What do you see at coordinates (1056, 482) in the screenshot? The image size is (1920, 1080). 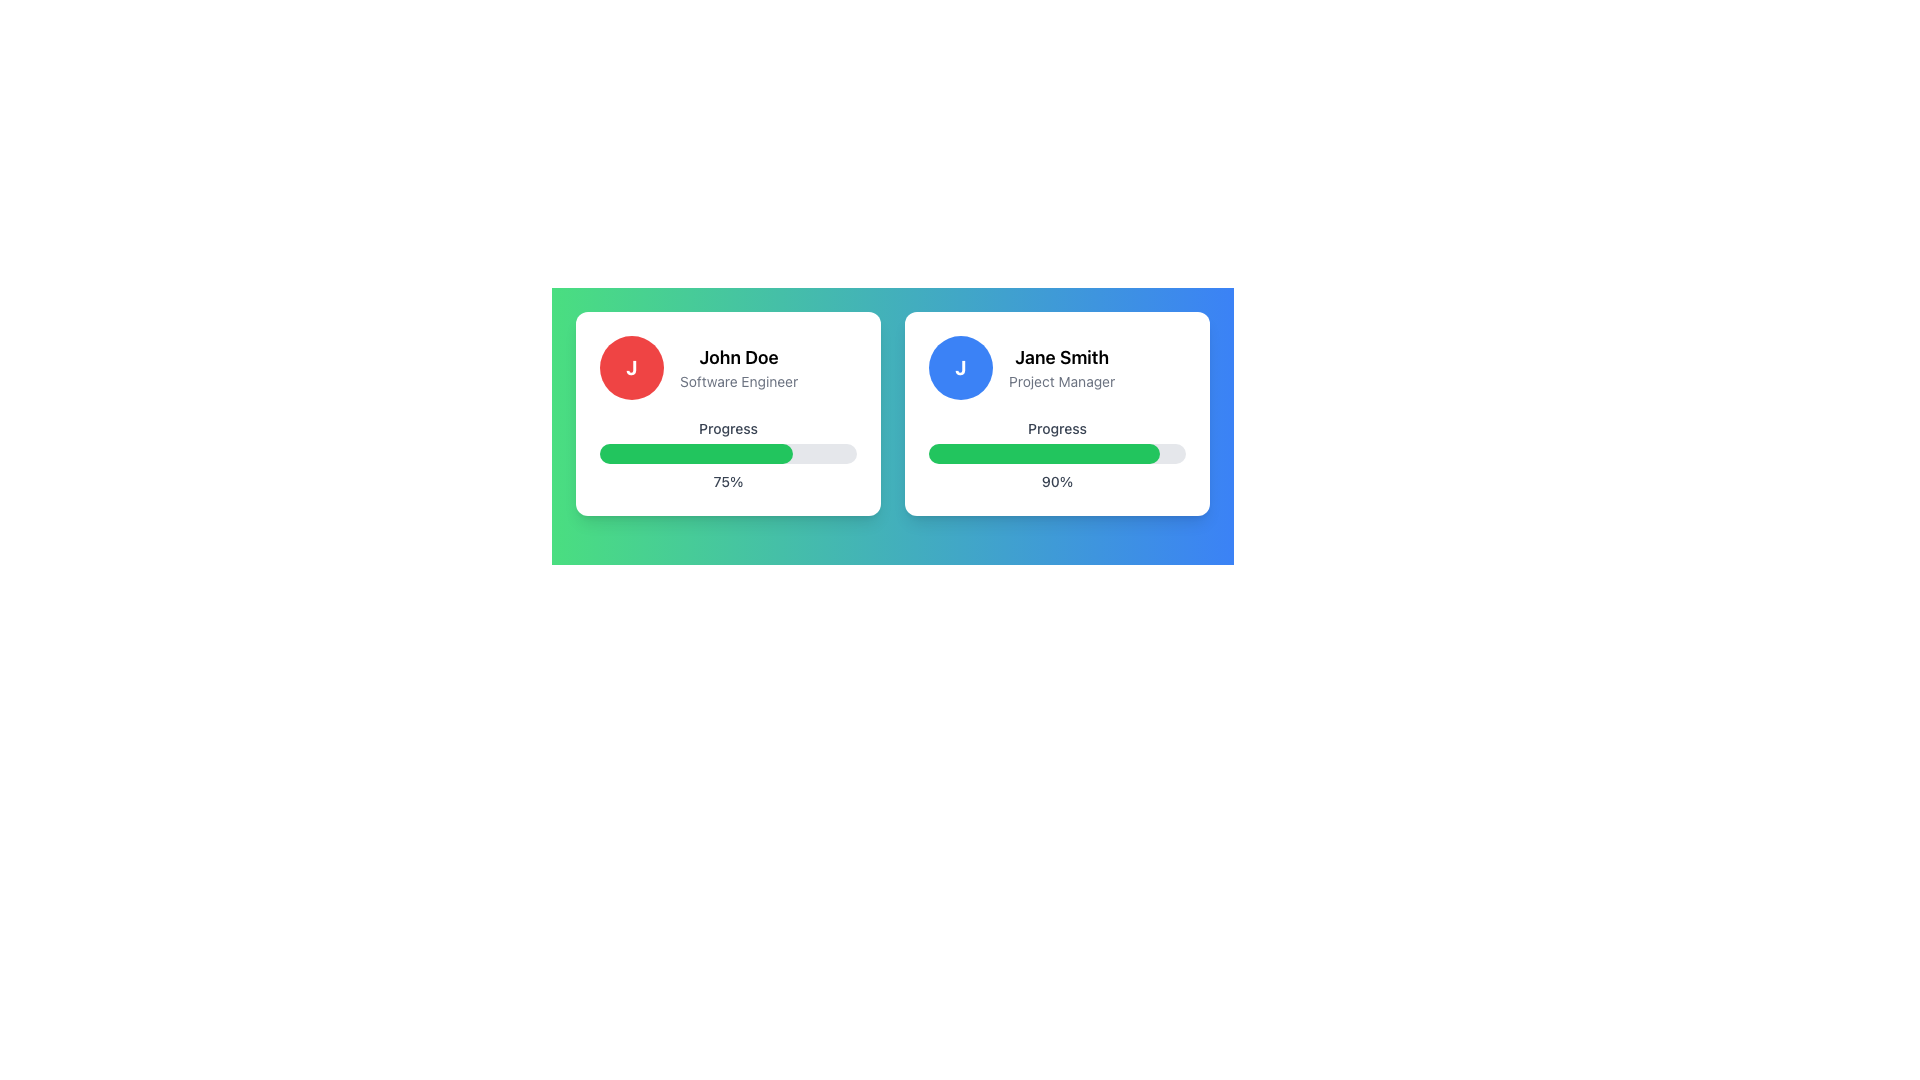 I see `the static text displaying '90%' which is styled in gray and located below the green progress bar in the right card of a two-card layout` at bounding box center [1056, 482].